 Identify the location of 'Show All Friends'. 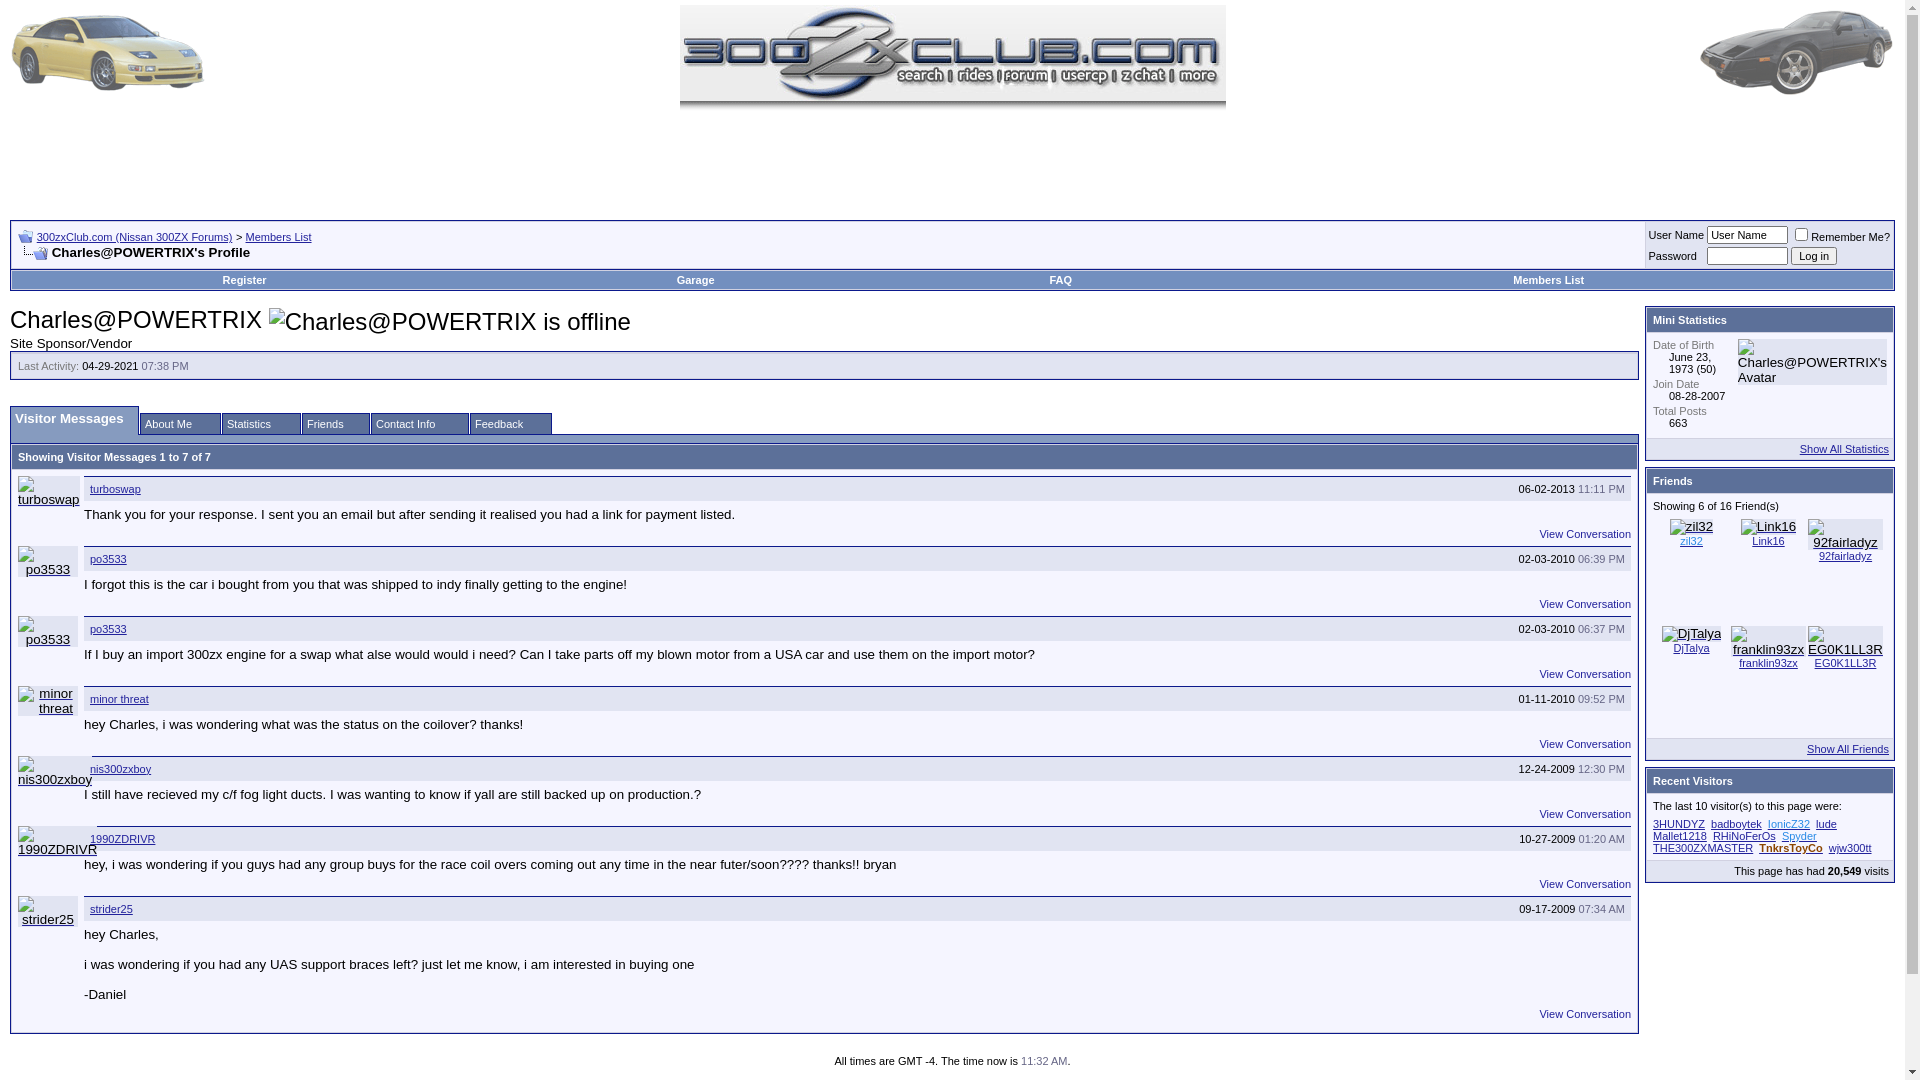
(1847, 748).